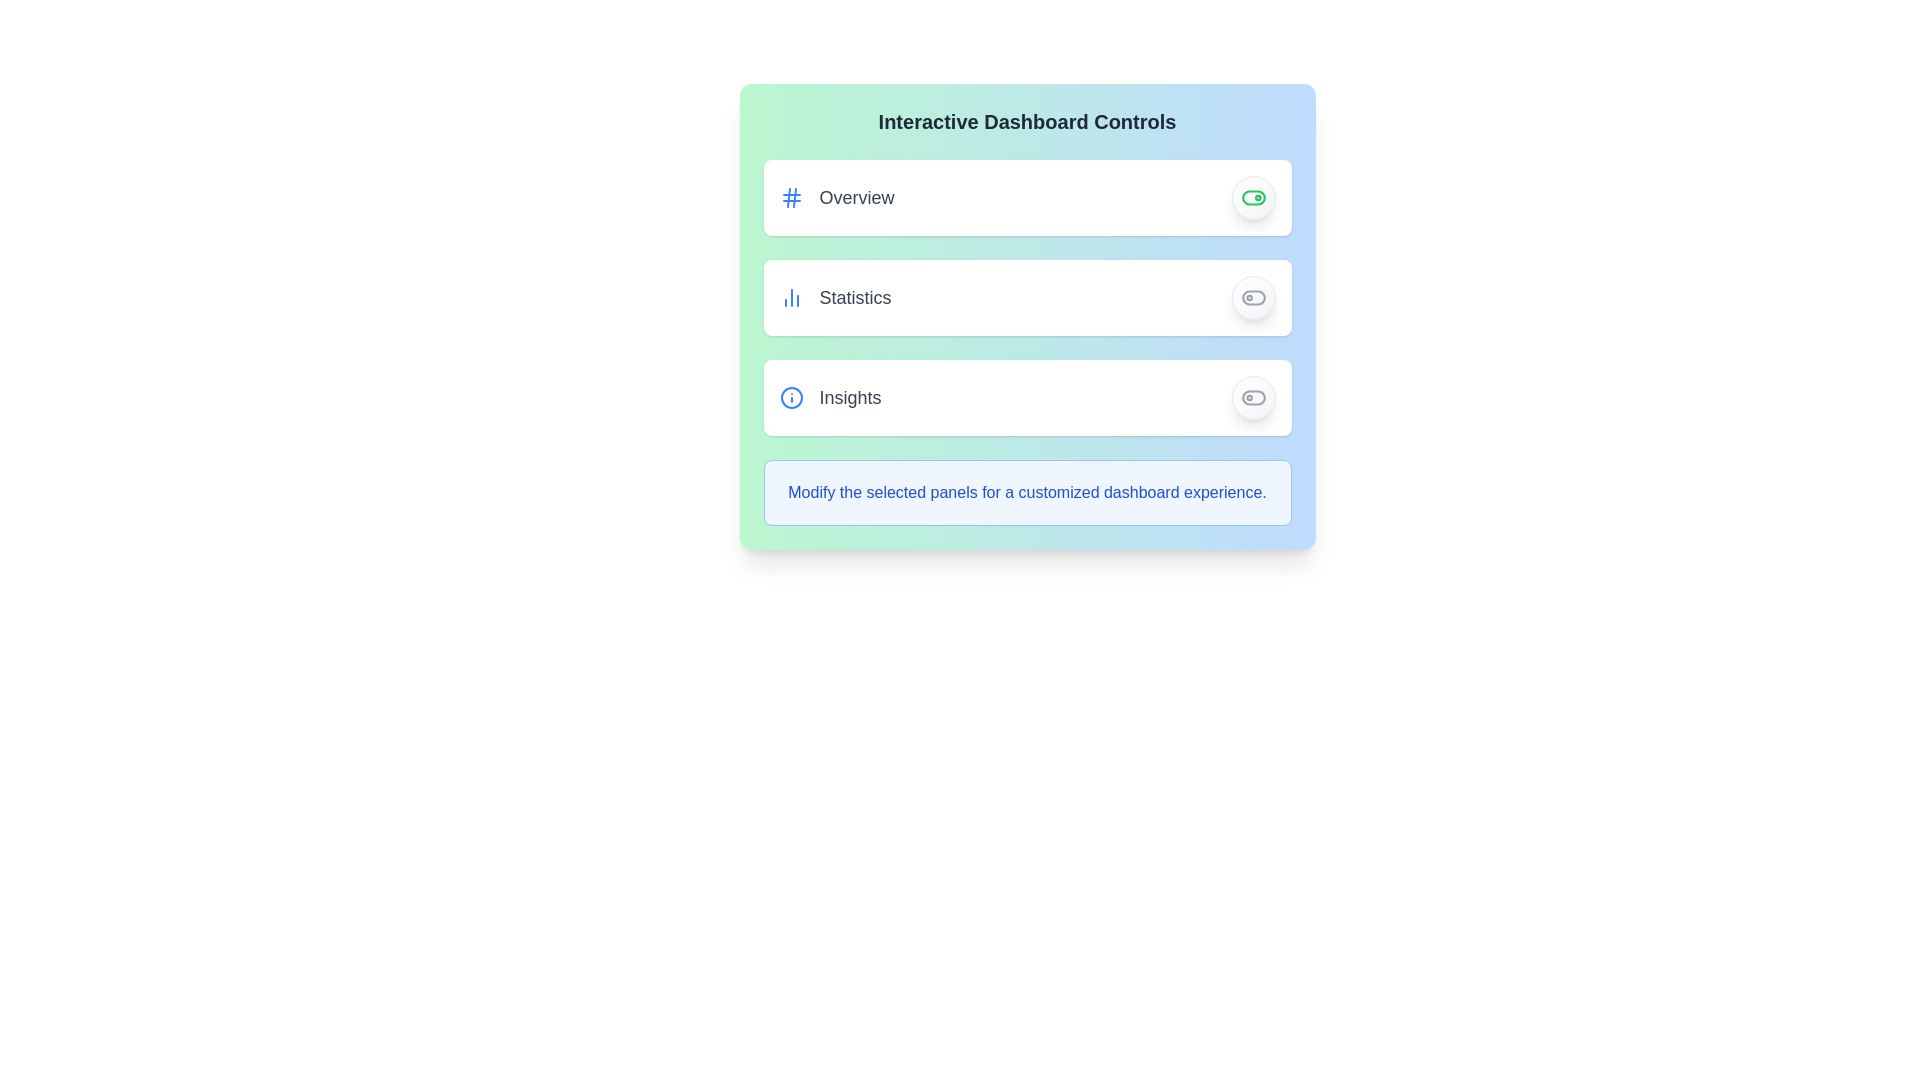 This screenshot has width=1920, height=1080. What do you see at coordinates (790, 297) in the screenshot?
I see `the leftmost icon in the 'Statistics' section, which visually conveys statistical data or analytics` at bounding box center [790, 297].